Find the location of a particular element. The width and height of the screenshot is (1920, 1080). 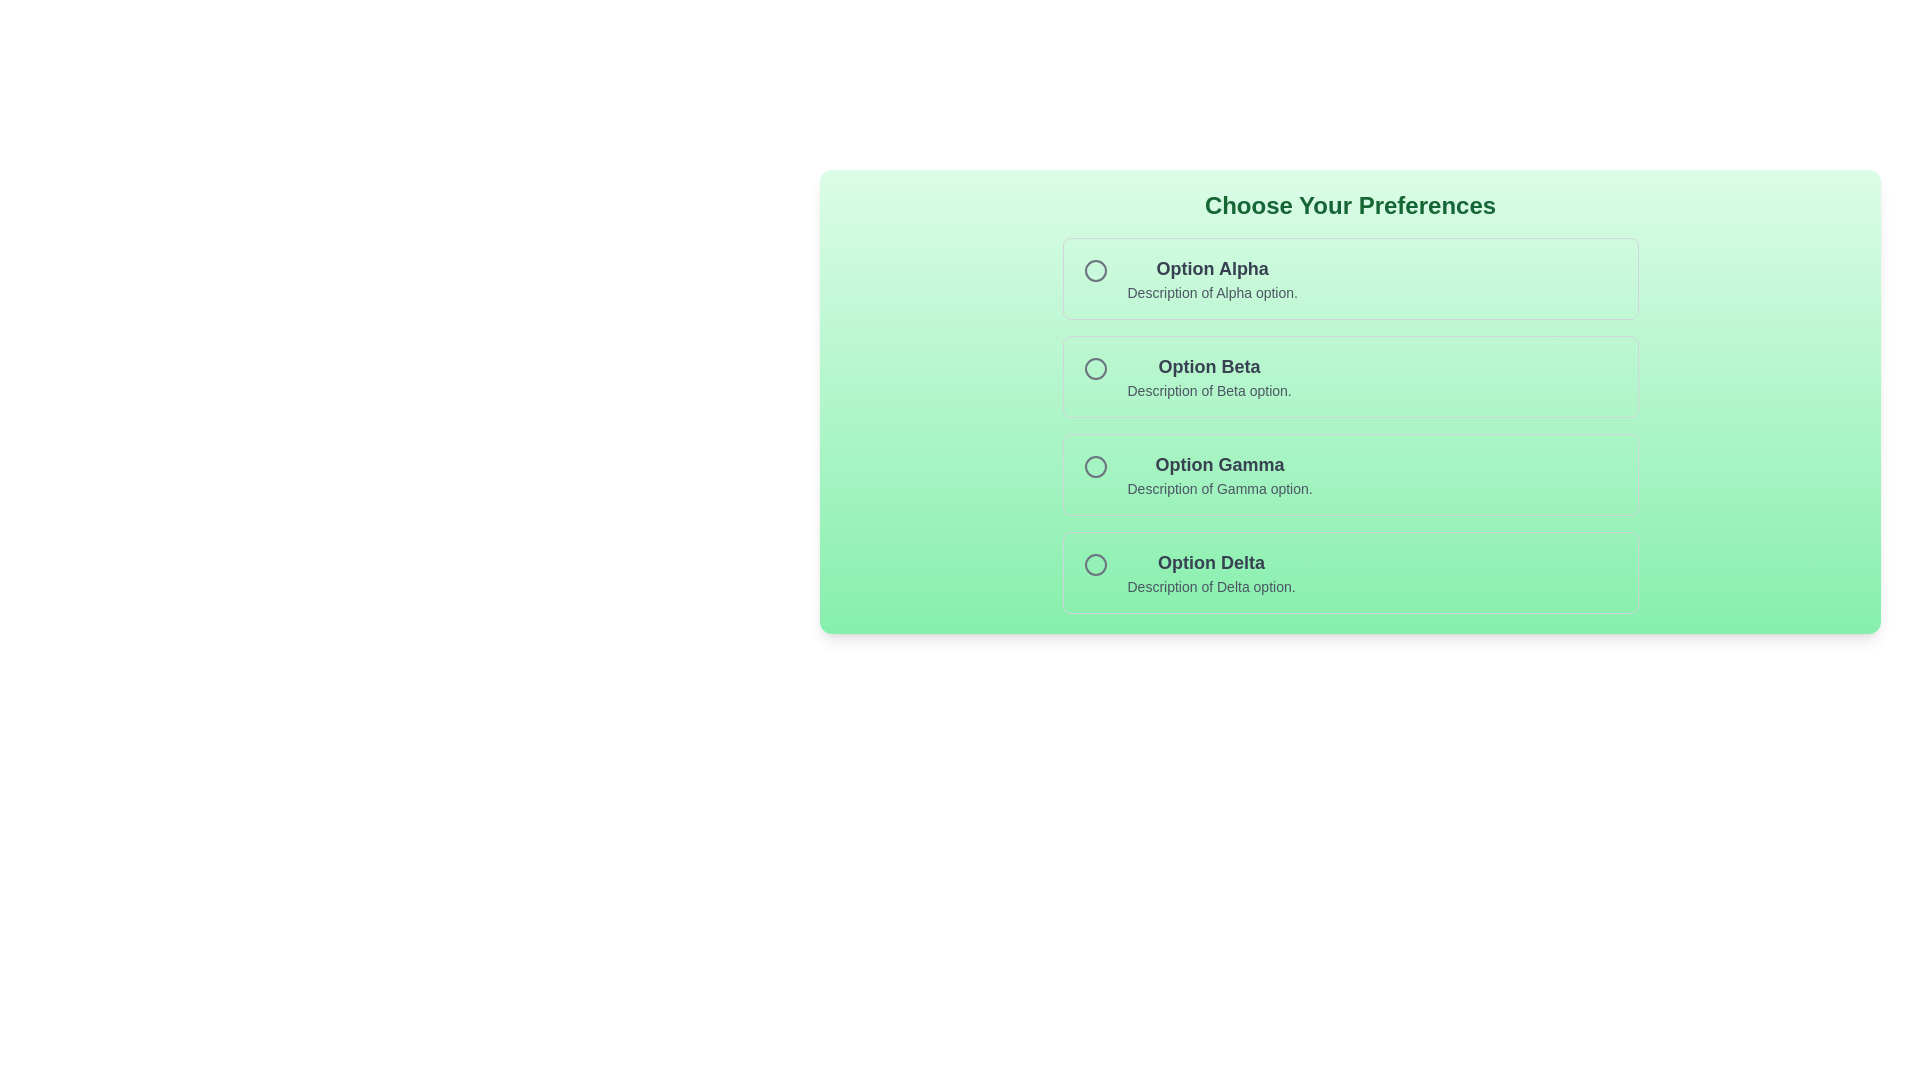

text label 'Option Alpha' which is prominently displayed in bold dark gray font as the primary identifier of the associated option, located in the first option group under 'Choose Your Preferences' is located at coordinates (1211, 268).